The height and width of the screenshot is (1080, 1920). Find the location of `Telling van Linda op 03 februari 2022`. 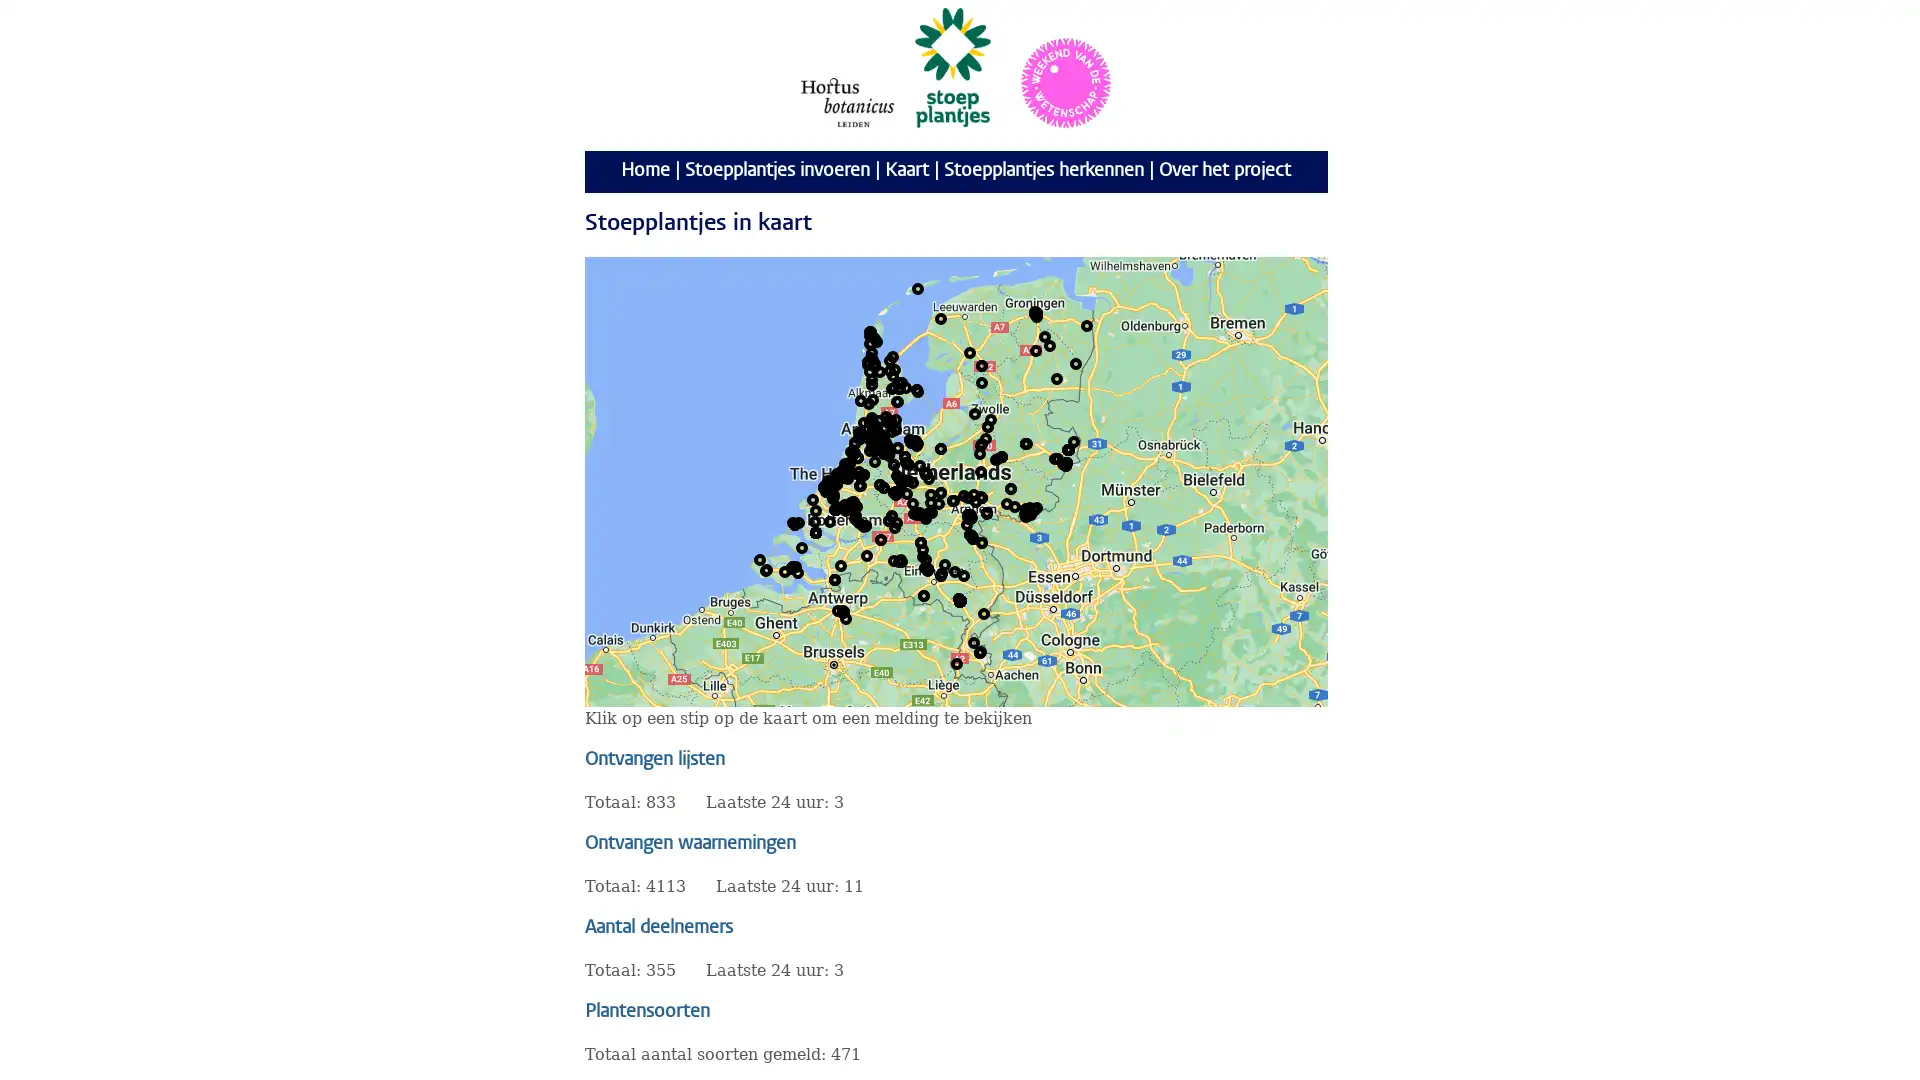

Telling van Linda op 03 februari 2022 is located at coordinates (834, 493).